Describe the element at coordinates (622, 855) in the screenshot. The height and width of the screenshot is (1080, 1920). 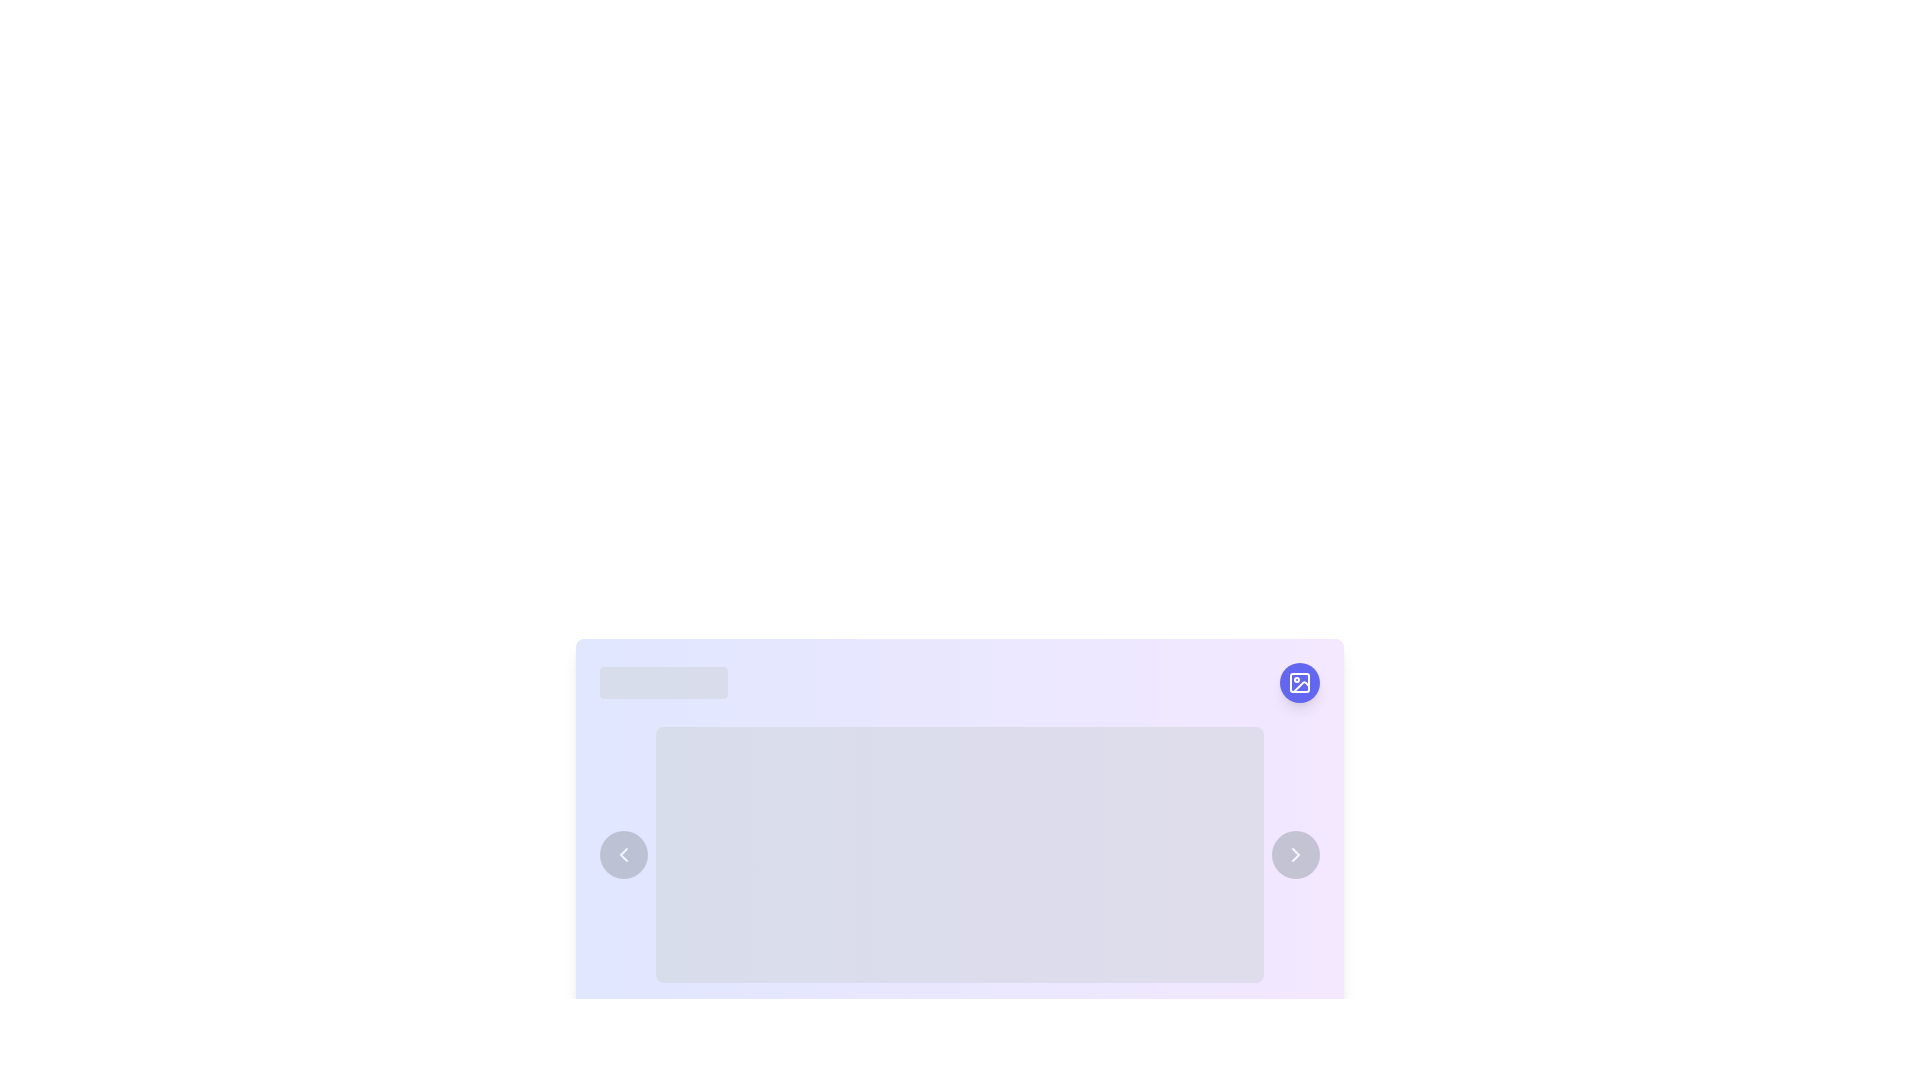
I see `the left-pointing chevron icon, which is styled as a white arrow on a transparent background and located in the center of a circular button with a light gray fill` at that location.